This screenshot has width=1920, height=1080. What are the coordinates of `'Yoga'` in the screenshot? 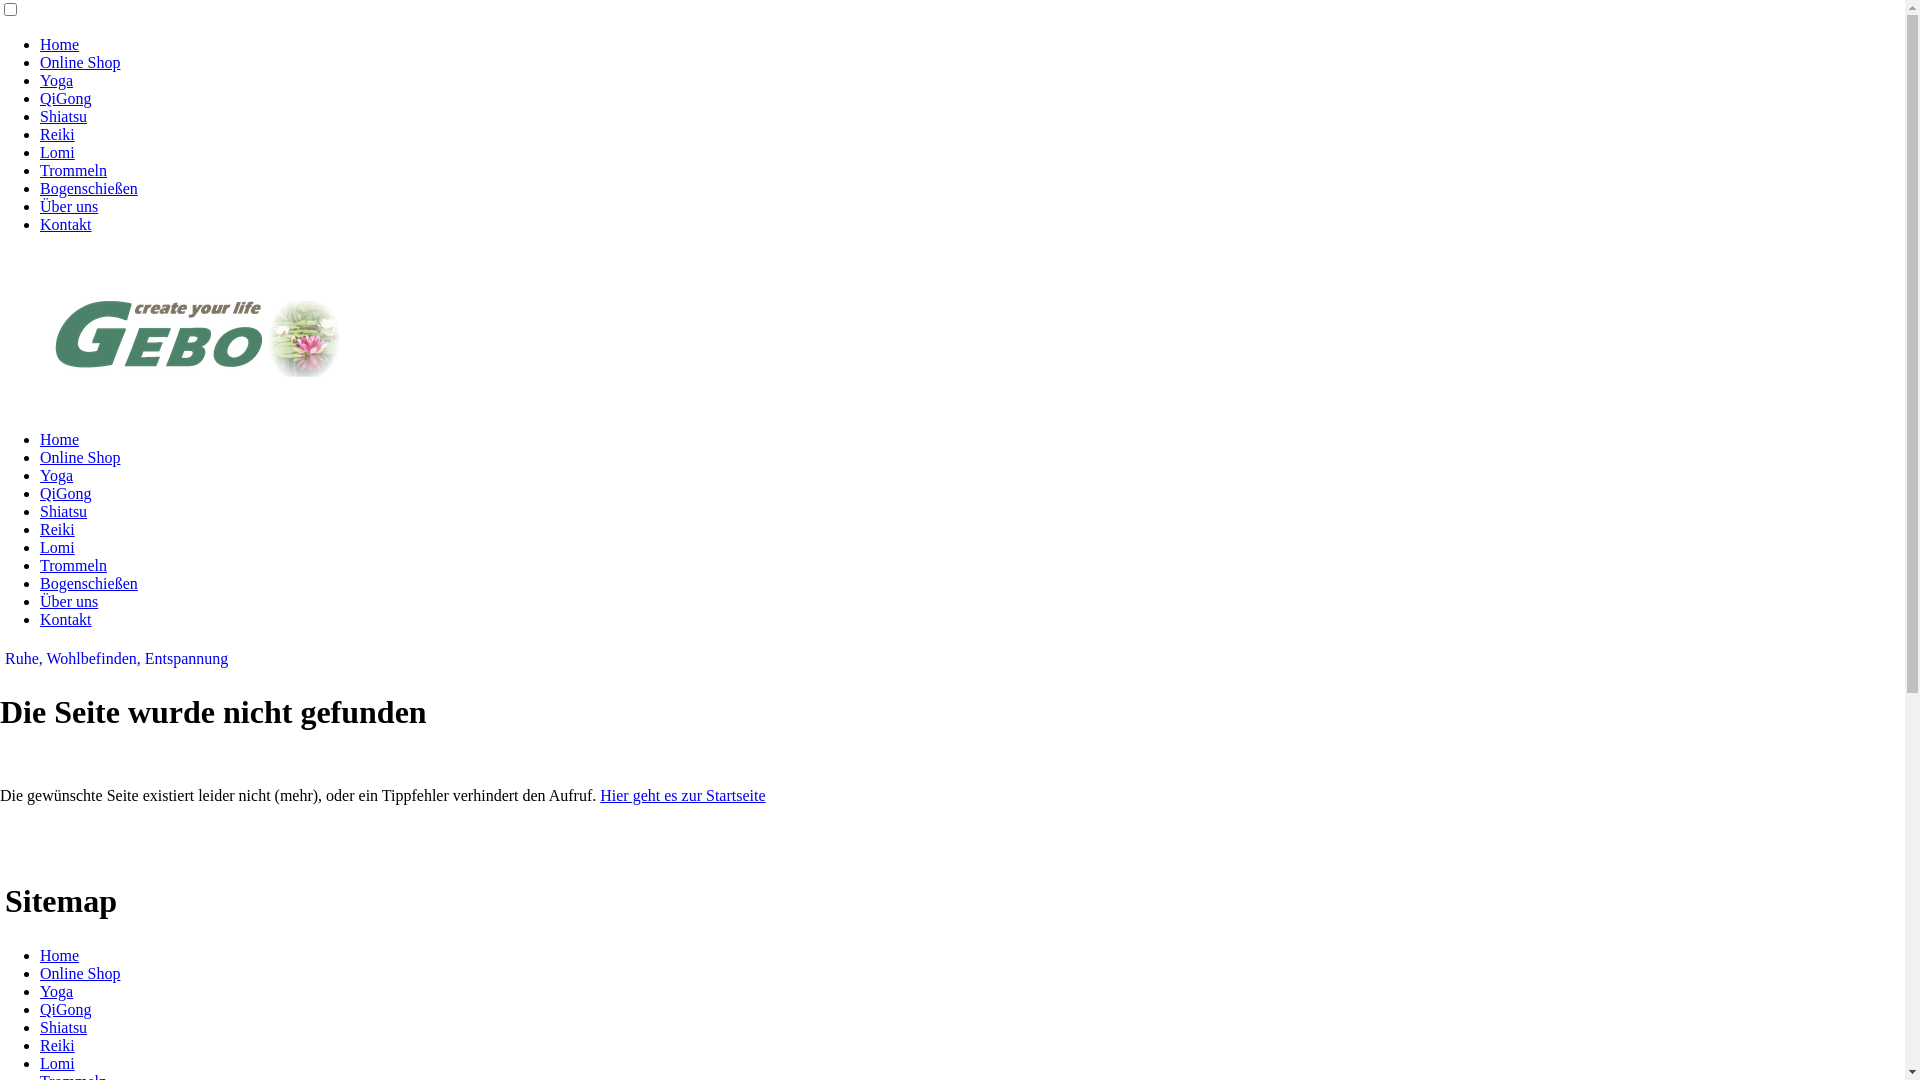 It's located at (56, 991).